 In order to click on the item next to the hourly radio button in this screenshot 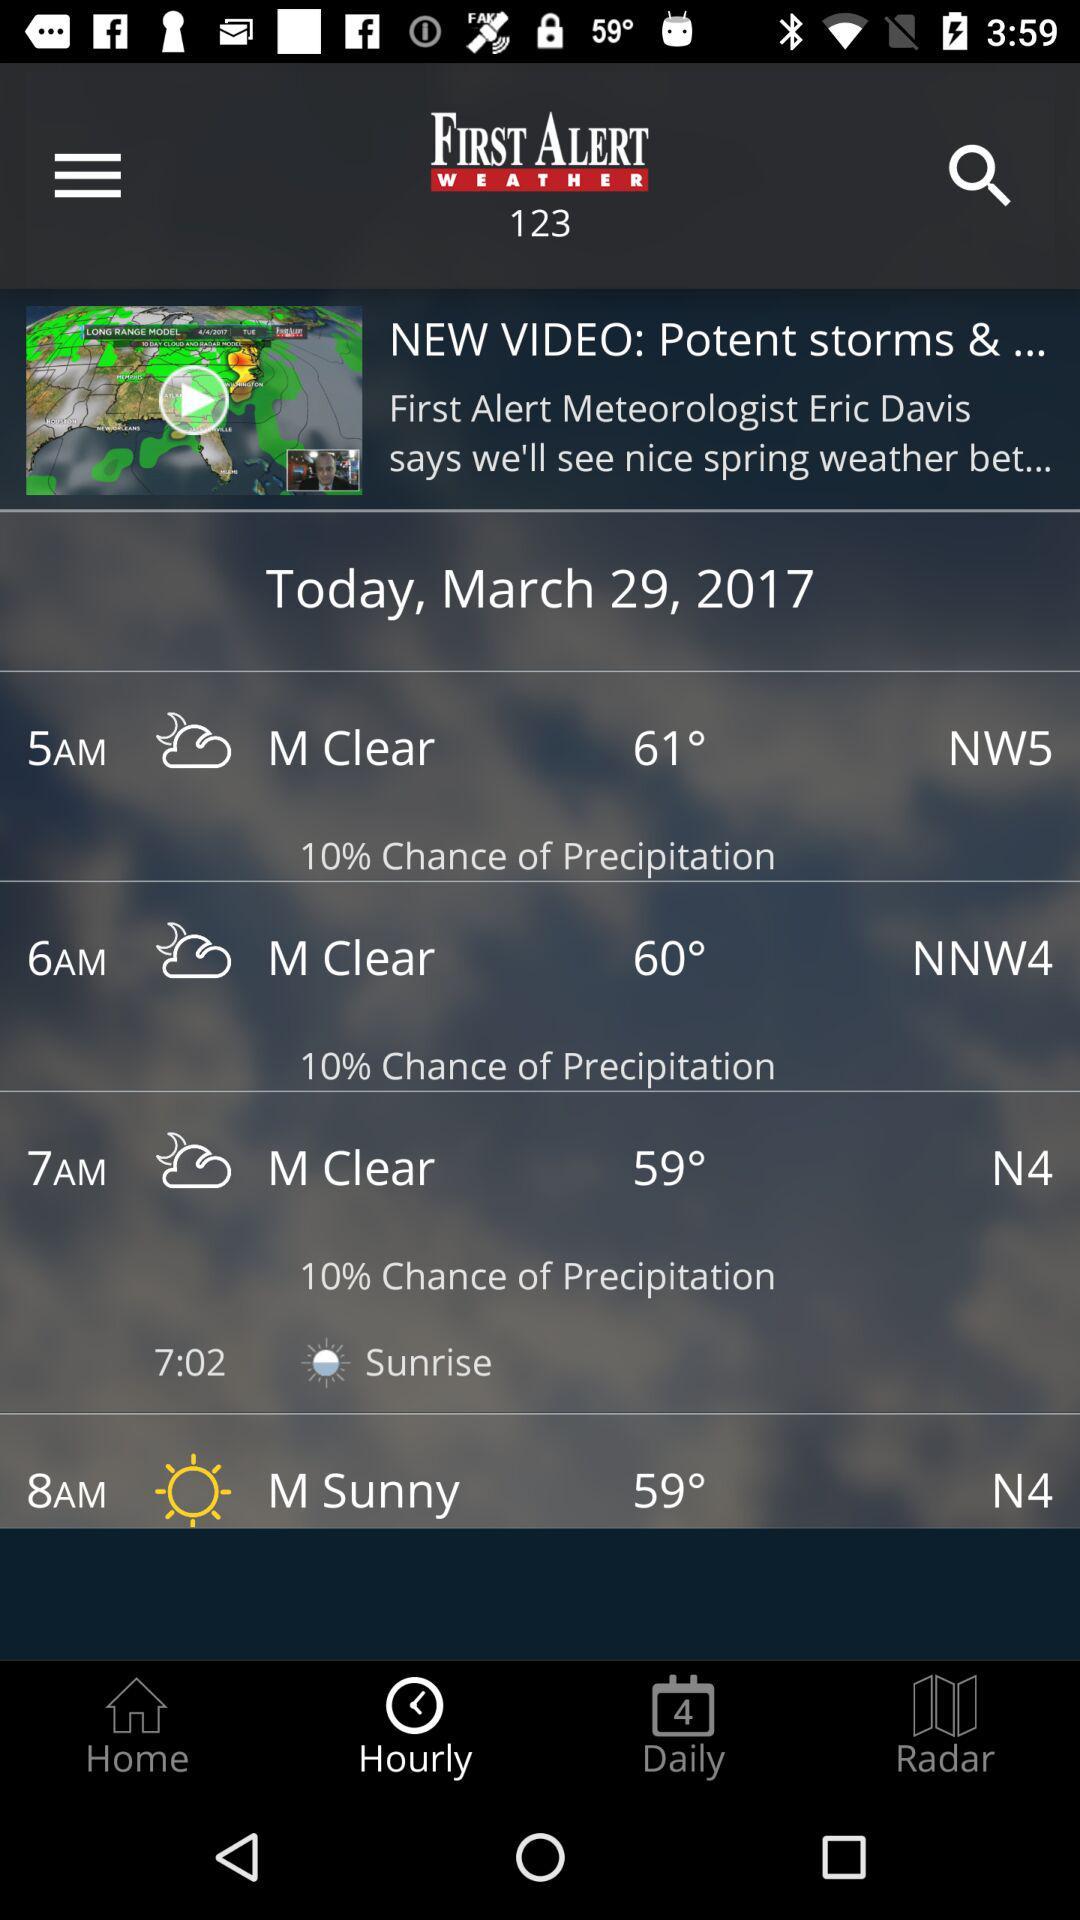, I will do `click(682, 1726)`.